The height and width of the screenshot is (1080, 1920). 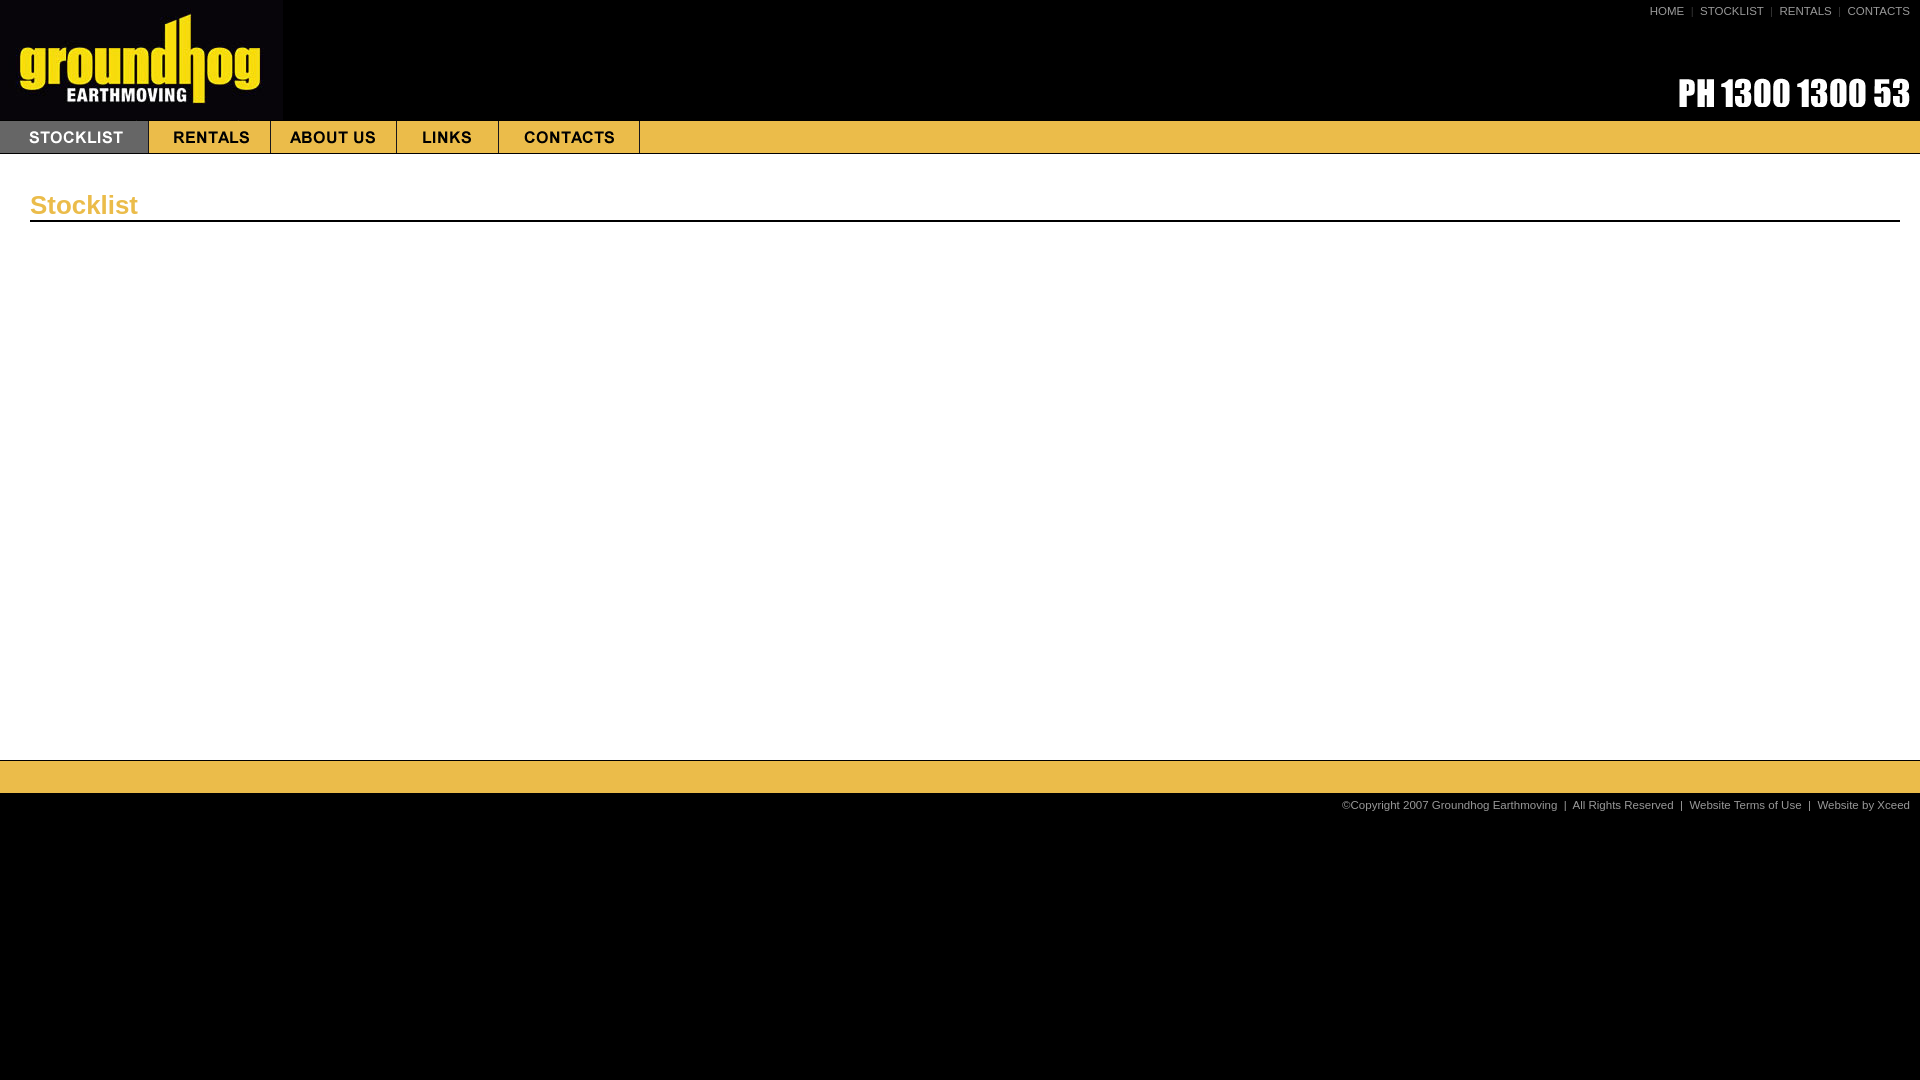 I want to click on 'LINKS', so click(x=446, y=146).